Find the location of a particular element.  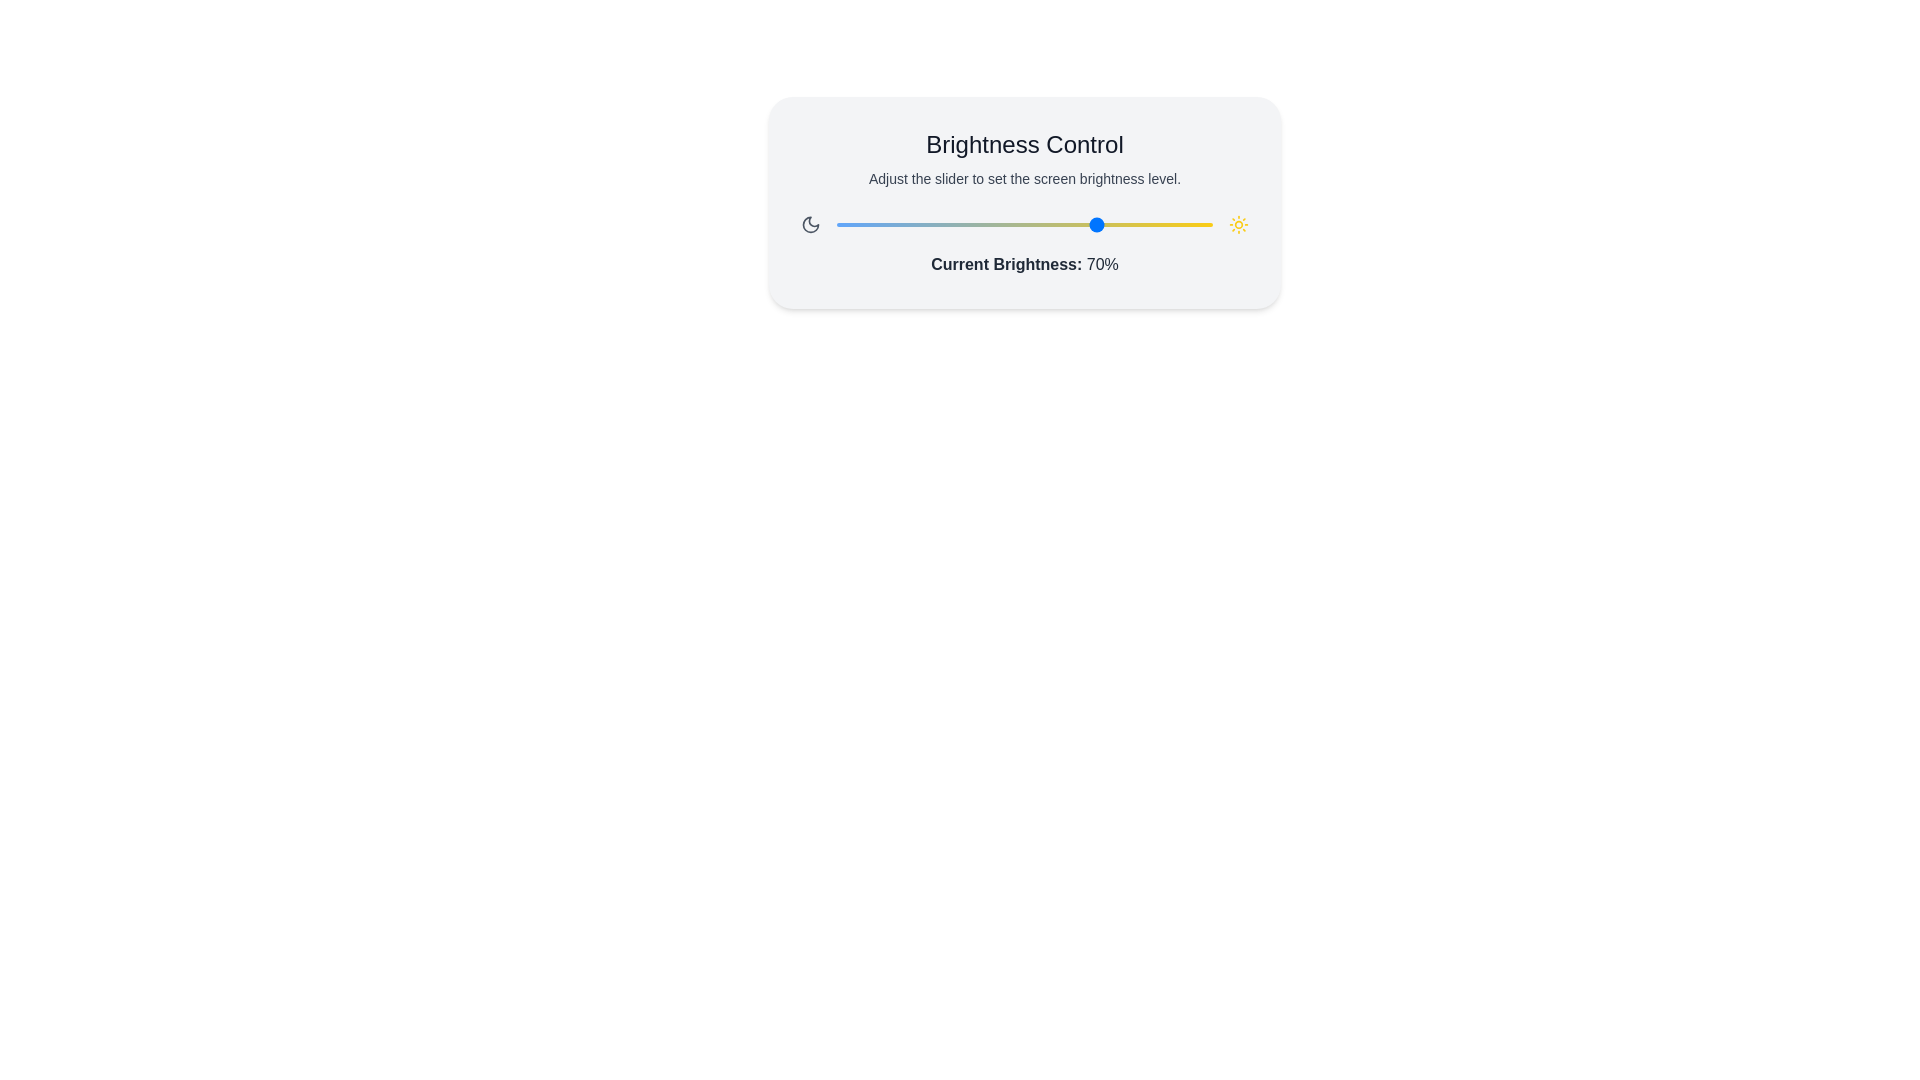

the brightness slider to 10% is located at coordinates (874, 224).